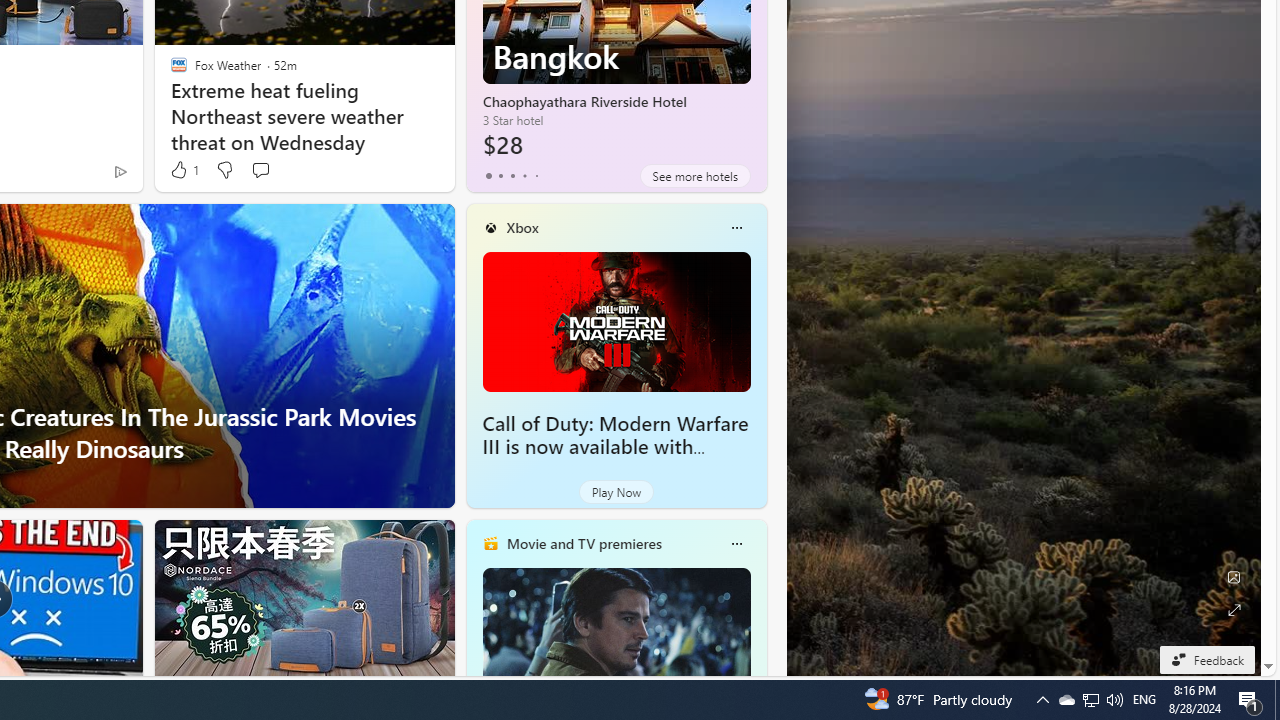 This screenshot has width=1280, height=720. Describe the element at coordinates (615, 492) in the screenshot. I see `'Play Now'` at that location.